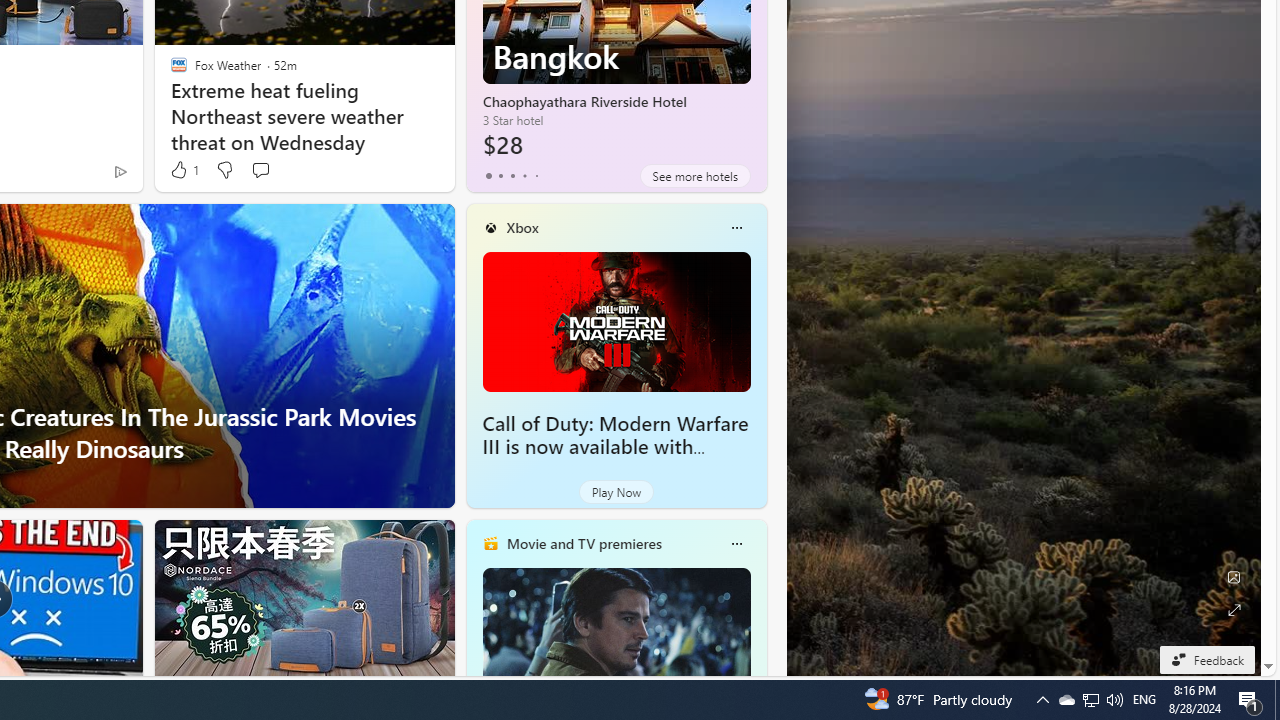 This screenshot has width=1280, height=720. Describe the element at coordinates (615, 492) in the screenshot. I see `'Play Now'` at that location.